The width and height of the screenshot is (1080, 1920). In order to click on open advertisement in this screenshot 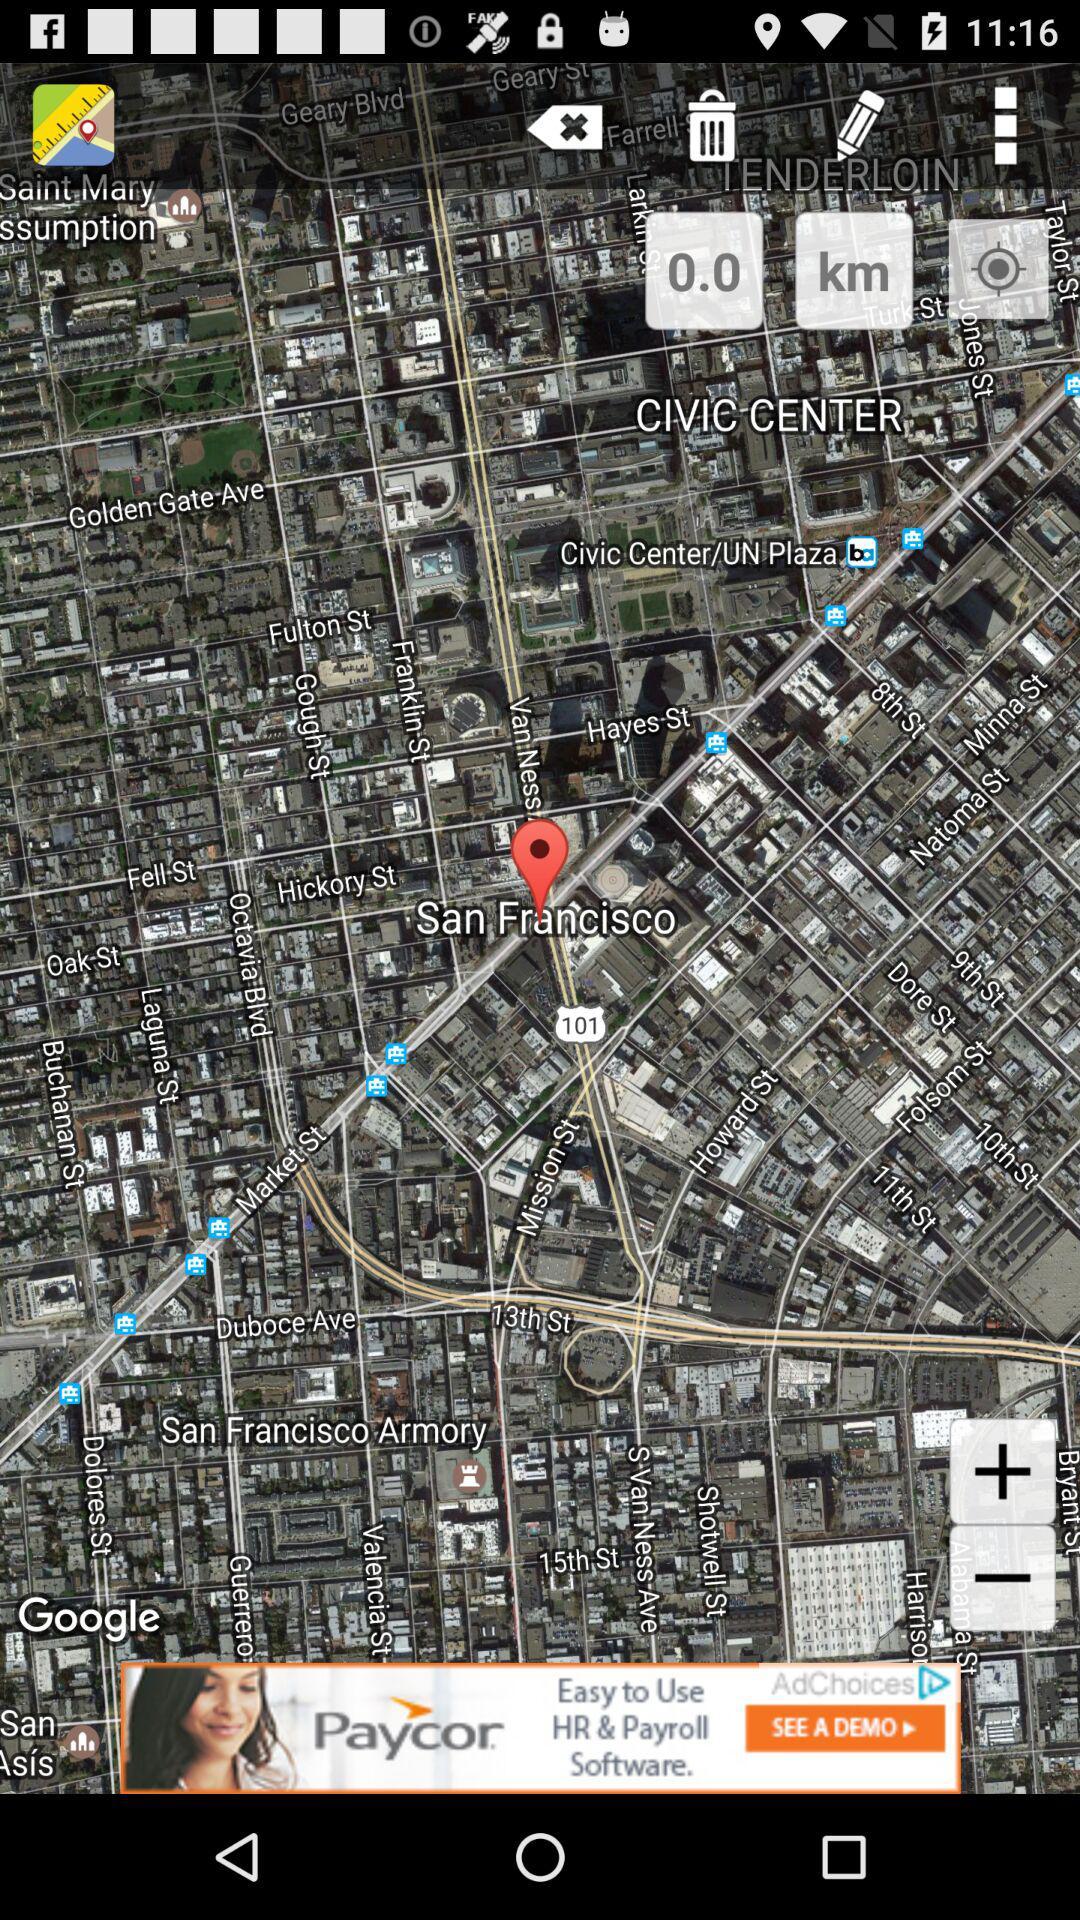, I will do `click(540, 1727)`.